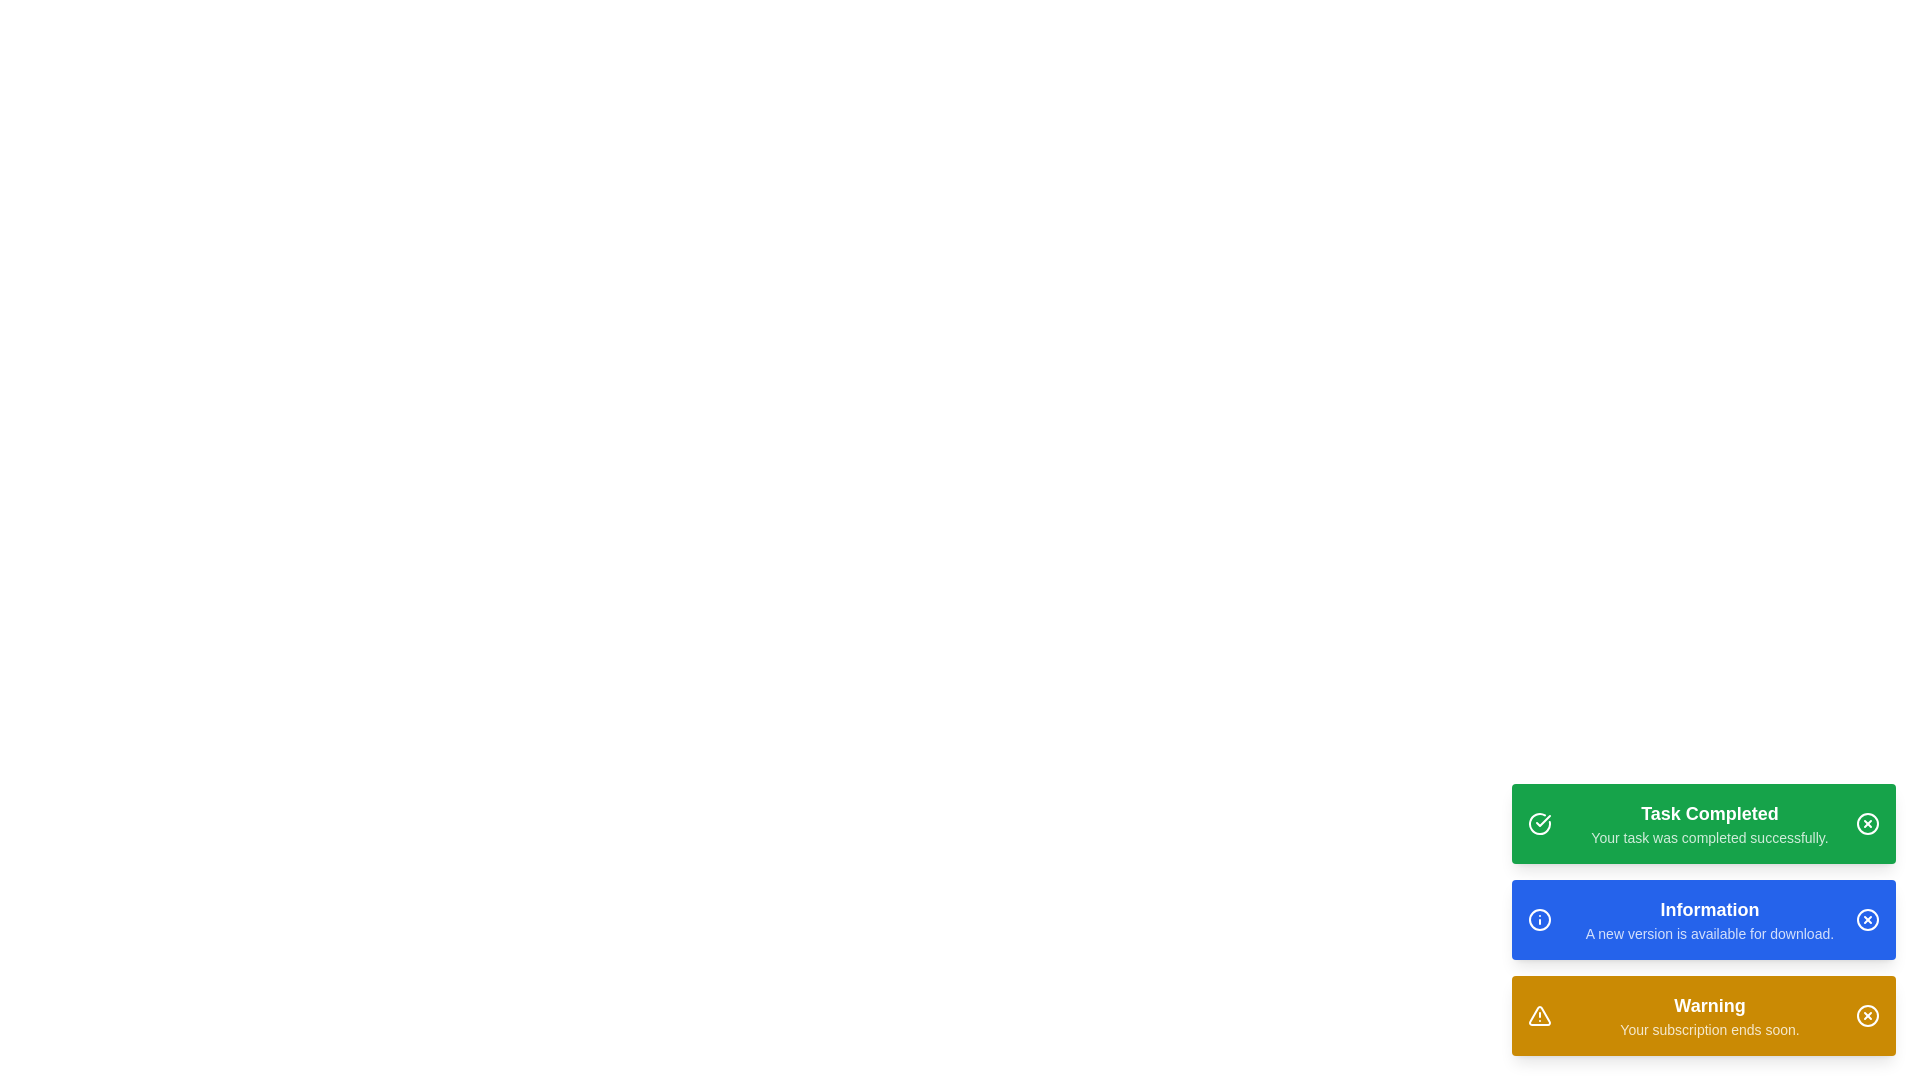 The image size is (1920, 1080). I want to click on the close button located at the rightmost section of the 'Warning' notification, so click(1866, 1015).